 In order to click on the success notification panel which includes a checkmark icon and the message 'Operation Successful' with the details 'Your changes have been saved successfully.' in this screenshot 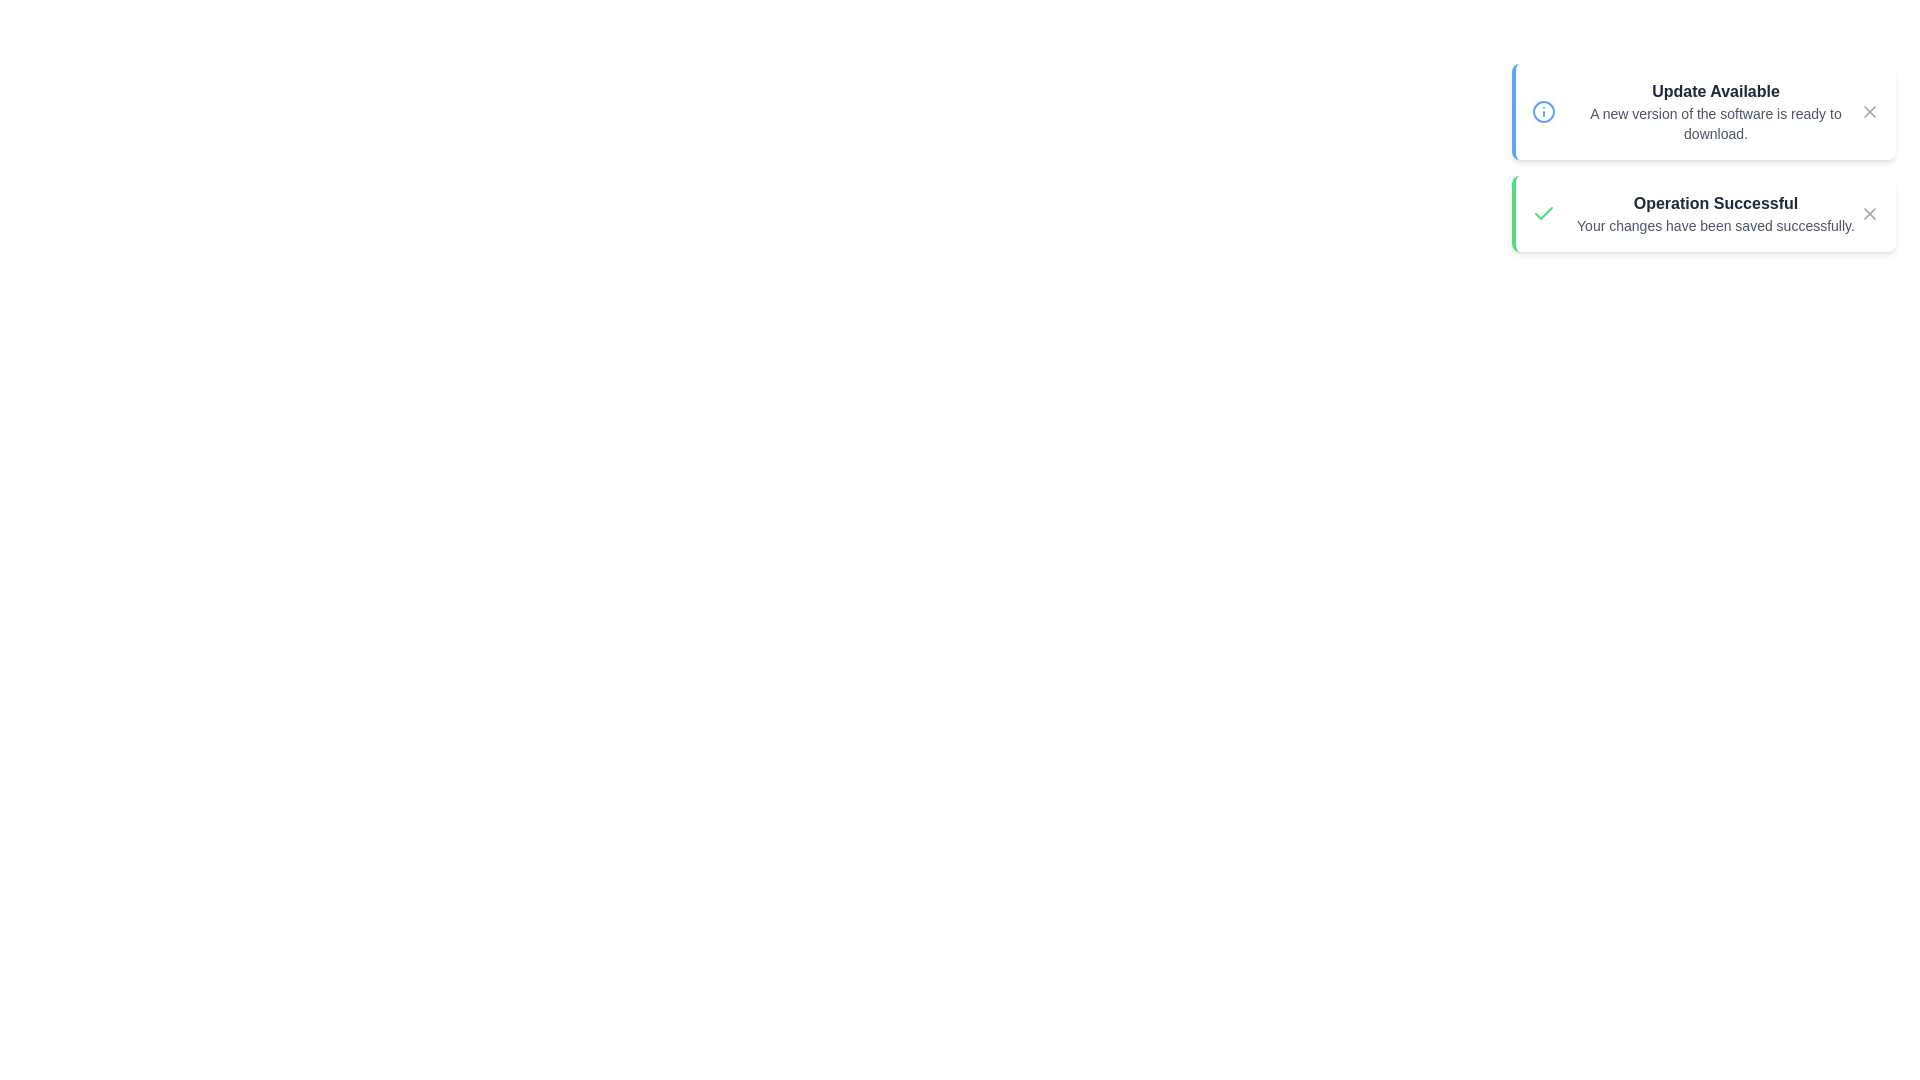, I will do `click(1703, 213)`.